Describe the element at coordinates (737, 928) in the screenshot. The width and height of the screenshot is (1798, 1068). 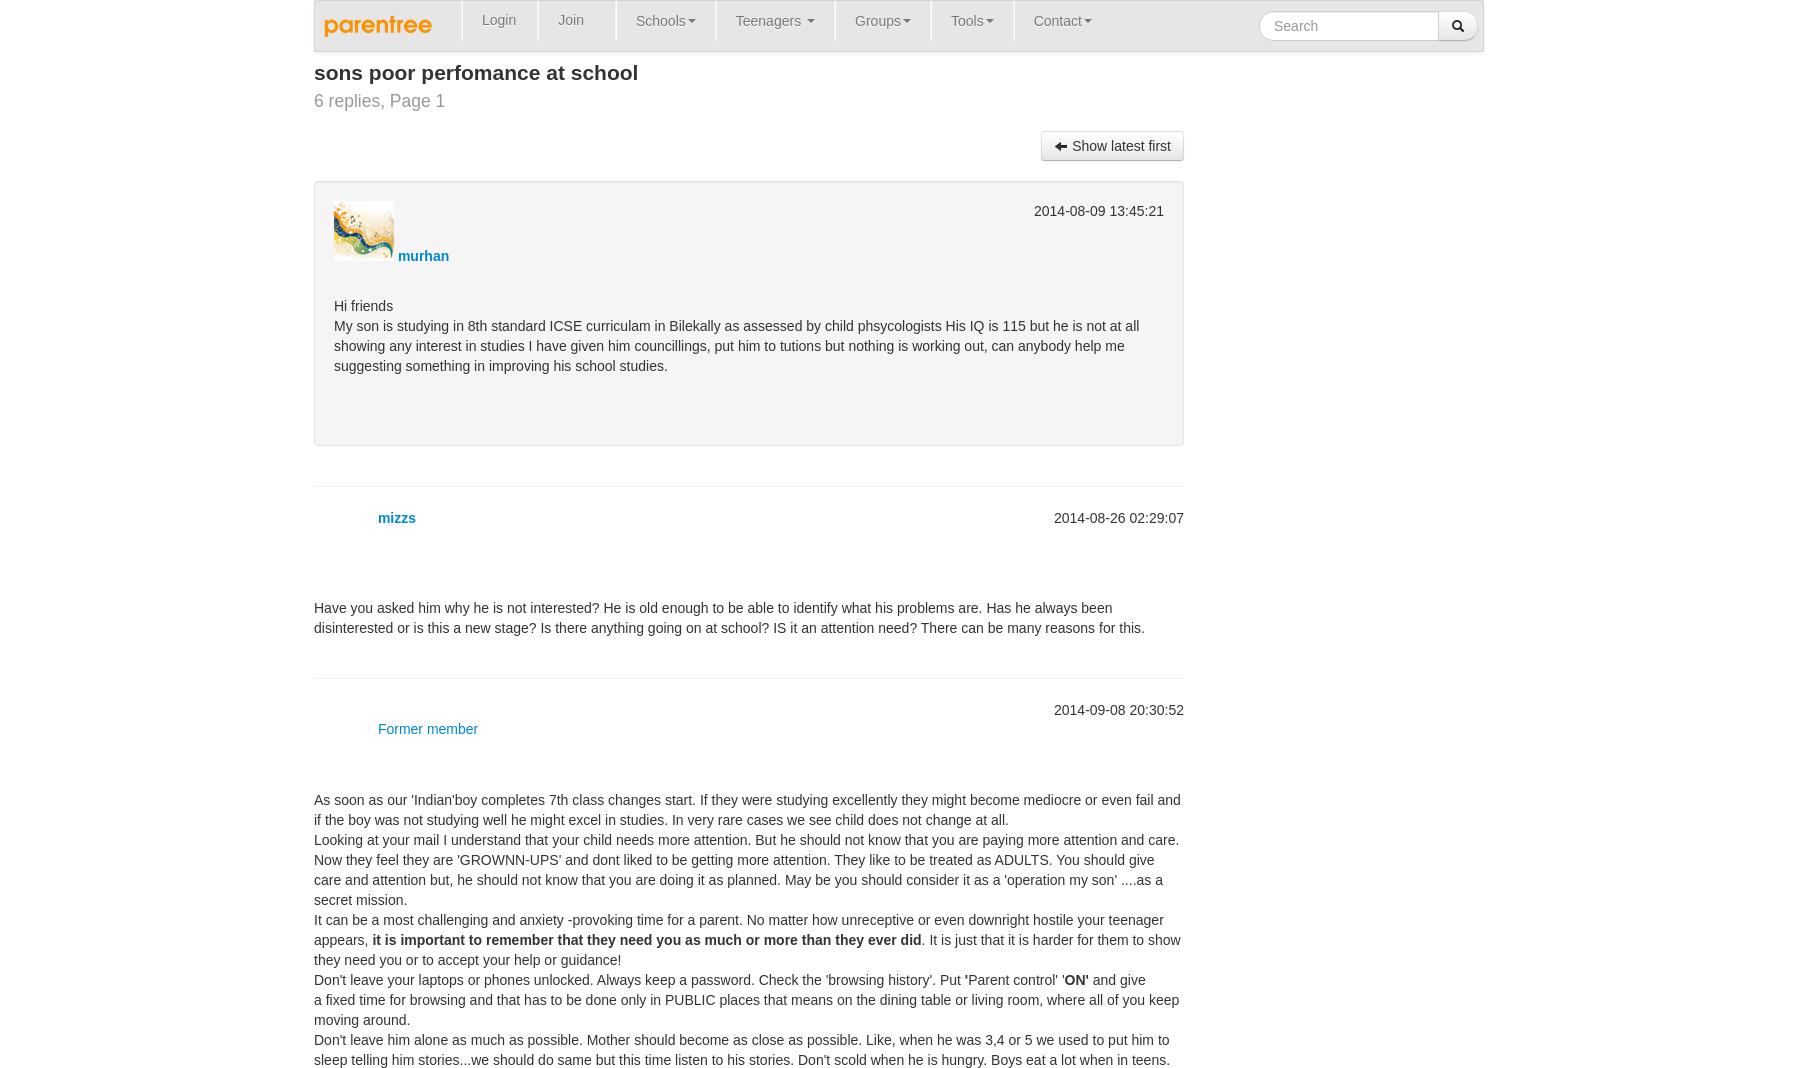
I see `'It can be a most challenging and anxiety -provoking time for a parent. No 
matter how unreceptive or even downright hostile your teenager appears,'` at that location.